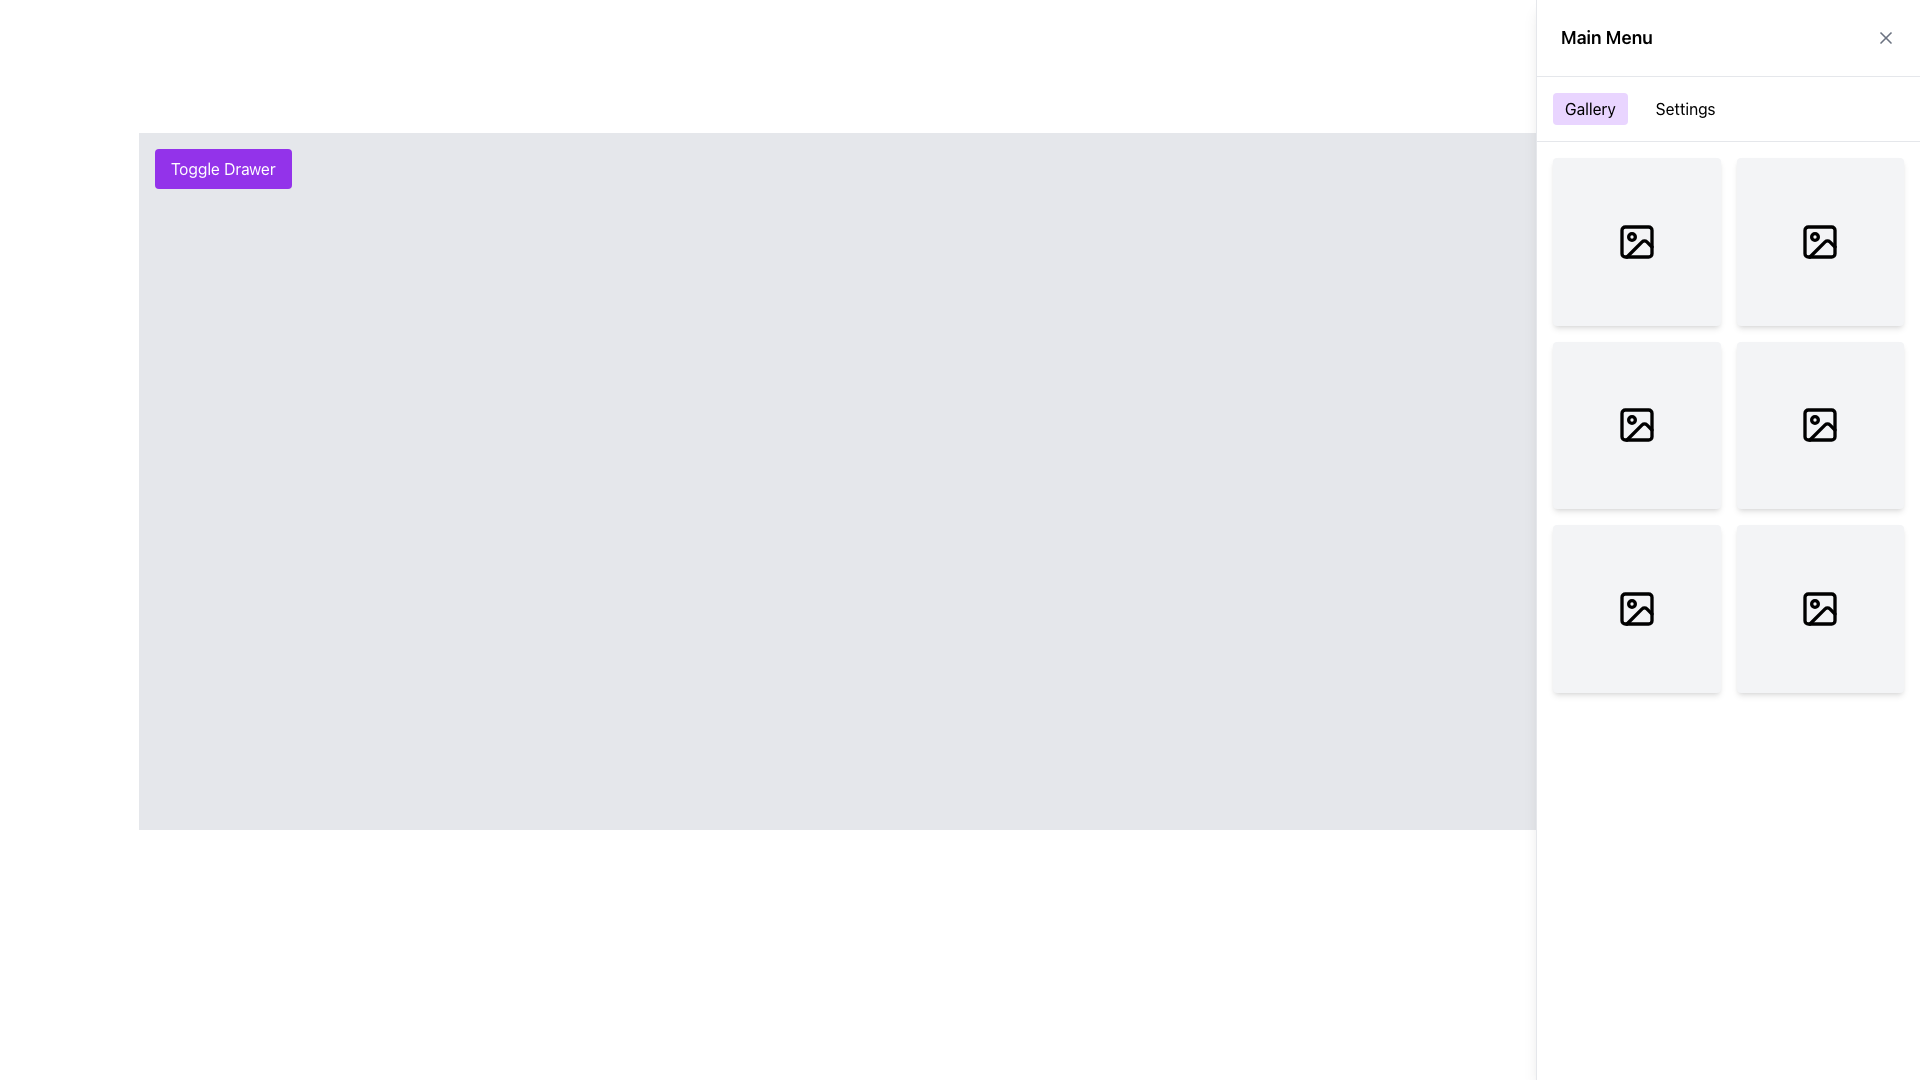 This screenshot has width=1920, height=1080. Describe the element at coordinates (1822, 614) in the screenshot. I see `the black slanted mountain glyph icon located in the bottom-right corner of a six-panel grid of image icons, specifically the third icon in the second row` at that location.